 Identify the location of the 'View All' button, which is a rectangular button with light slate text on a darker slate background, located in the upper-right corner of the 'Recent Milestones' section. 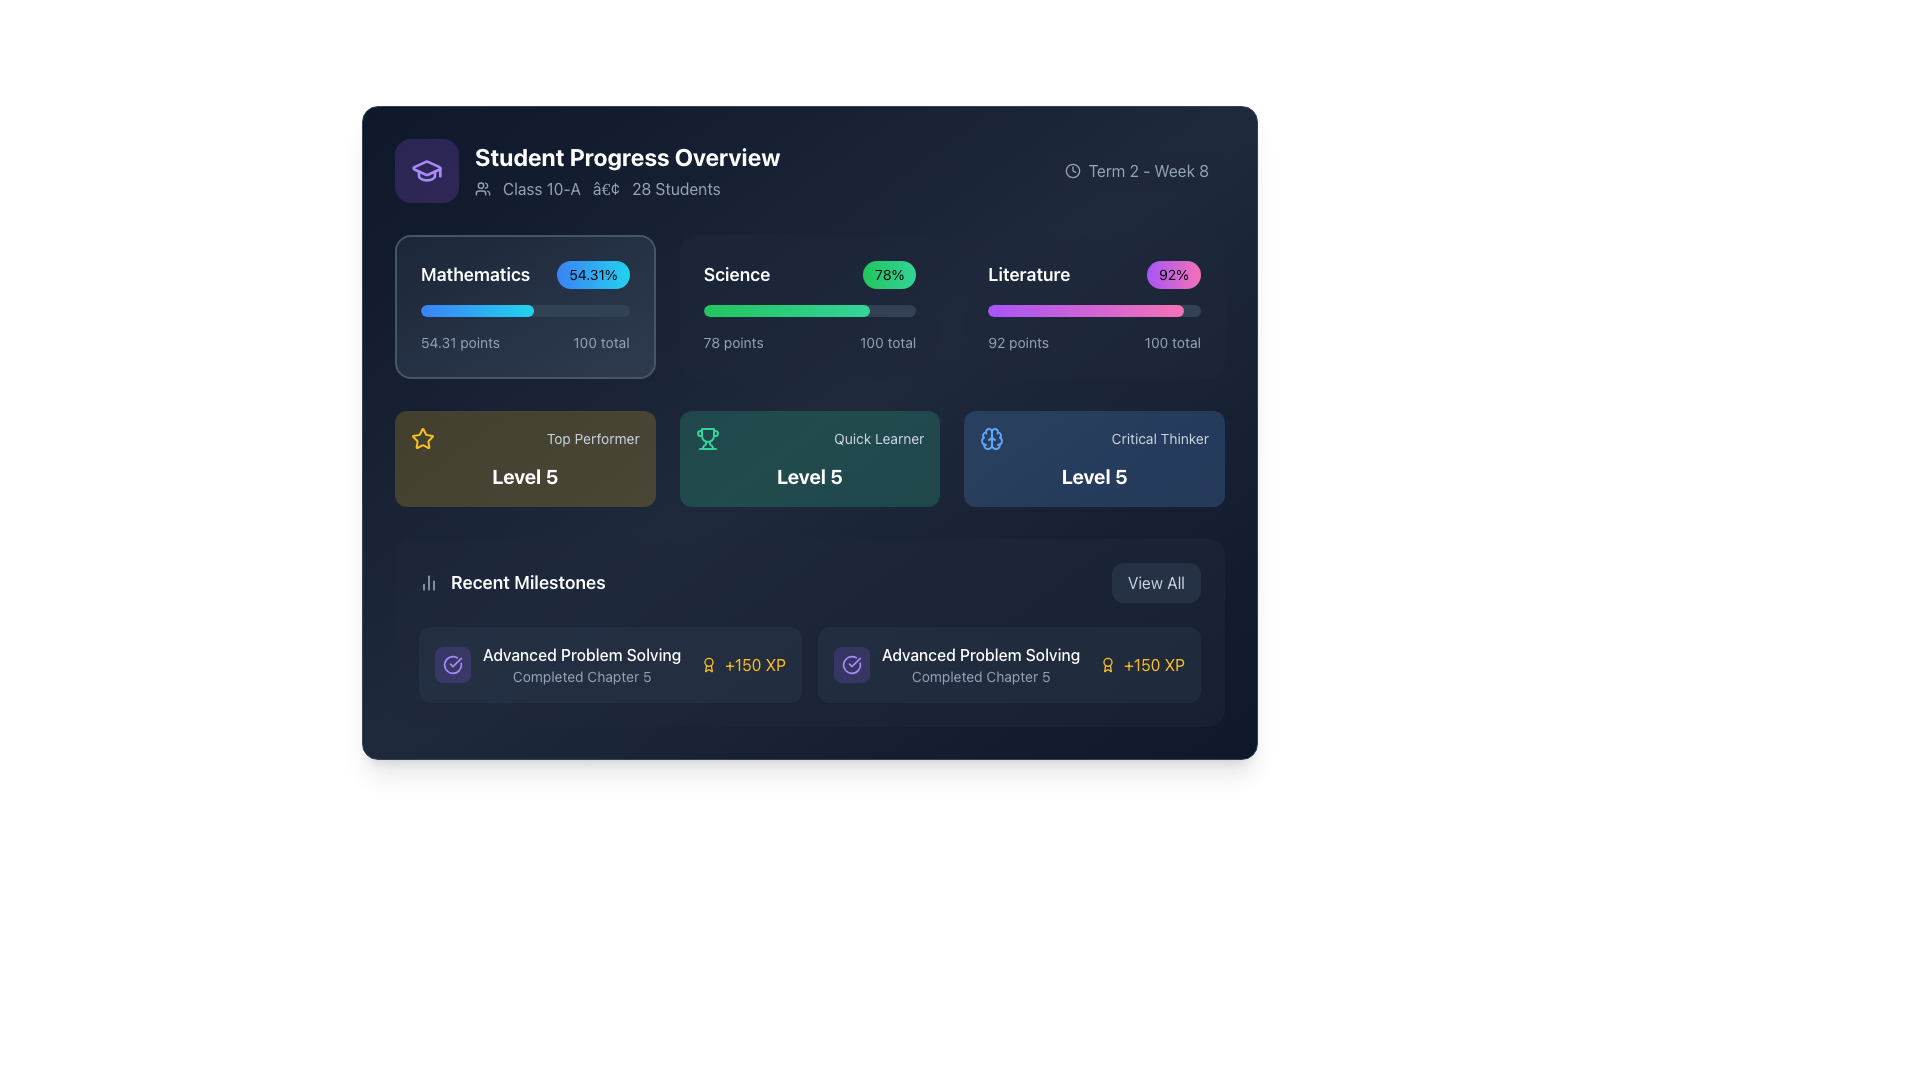
(1156, 582).